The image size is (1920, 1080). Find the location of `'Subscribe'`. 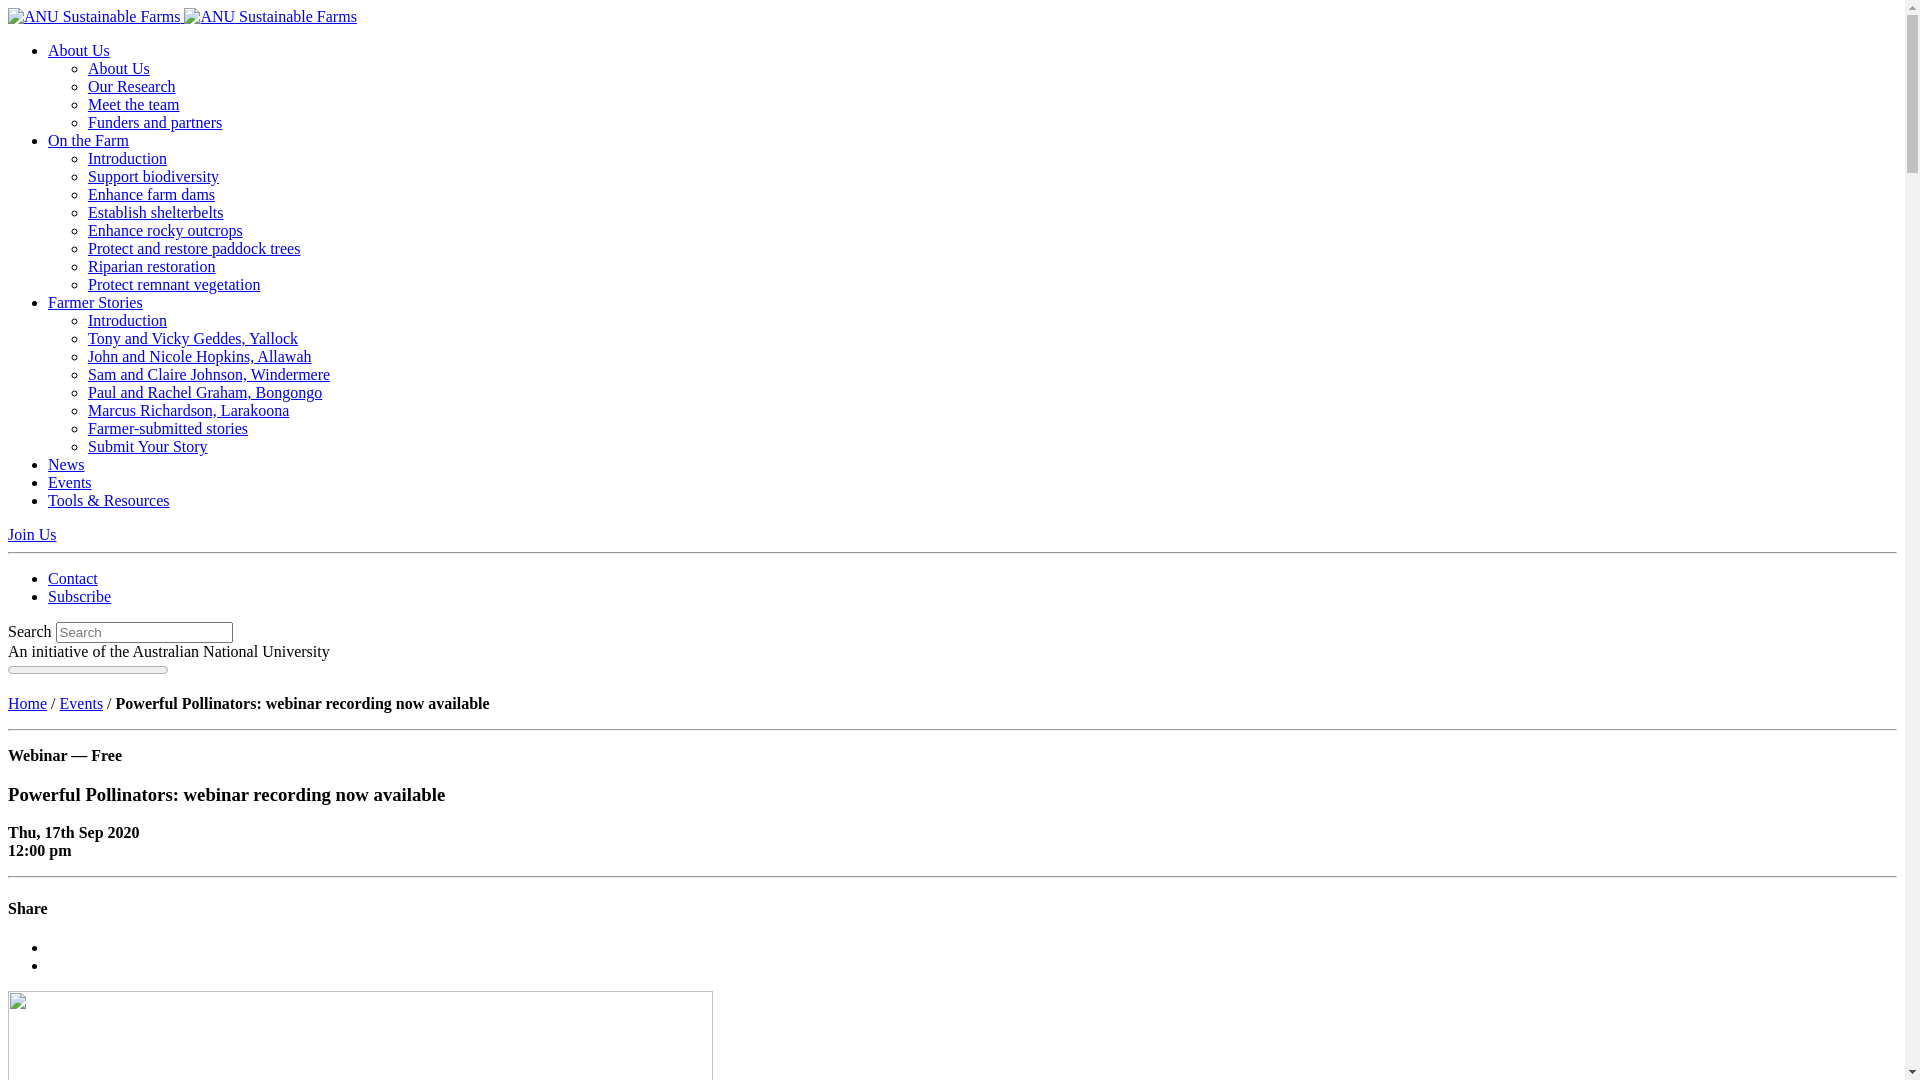

'Subscribe' is located at coordinates (48, 595).